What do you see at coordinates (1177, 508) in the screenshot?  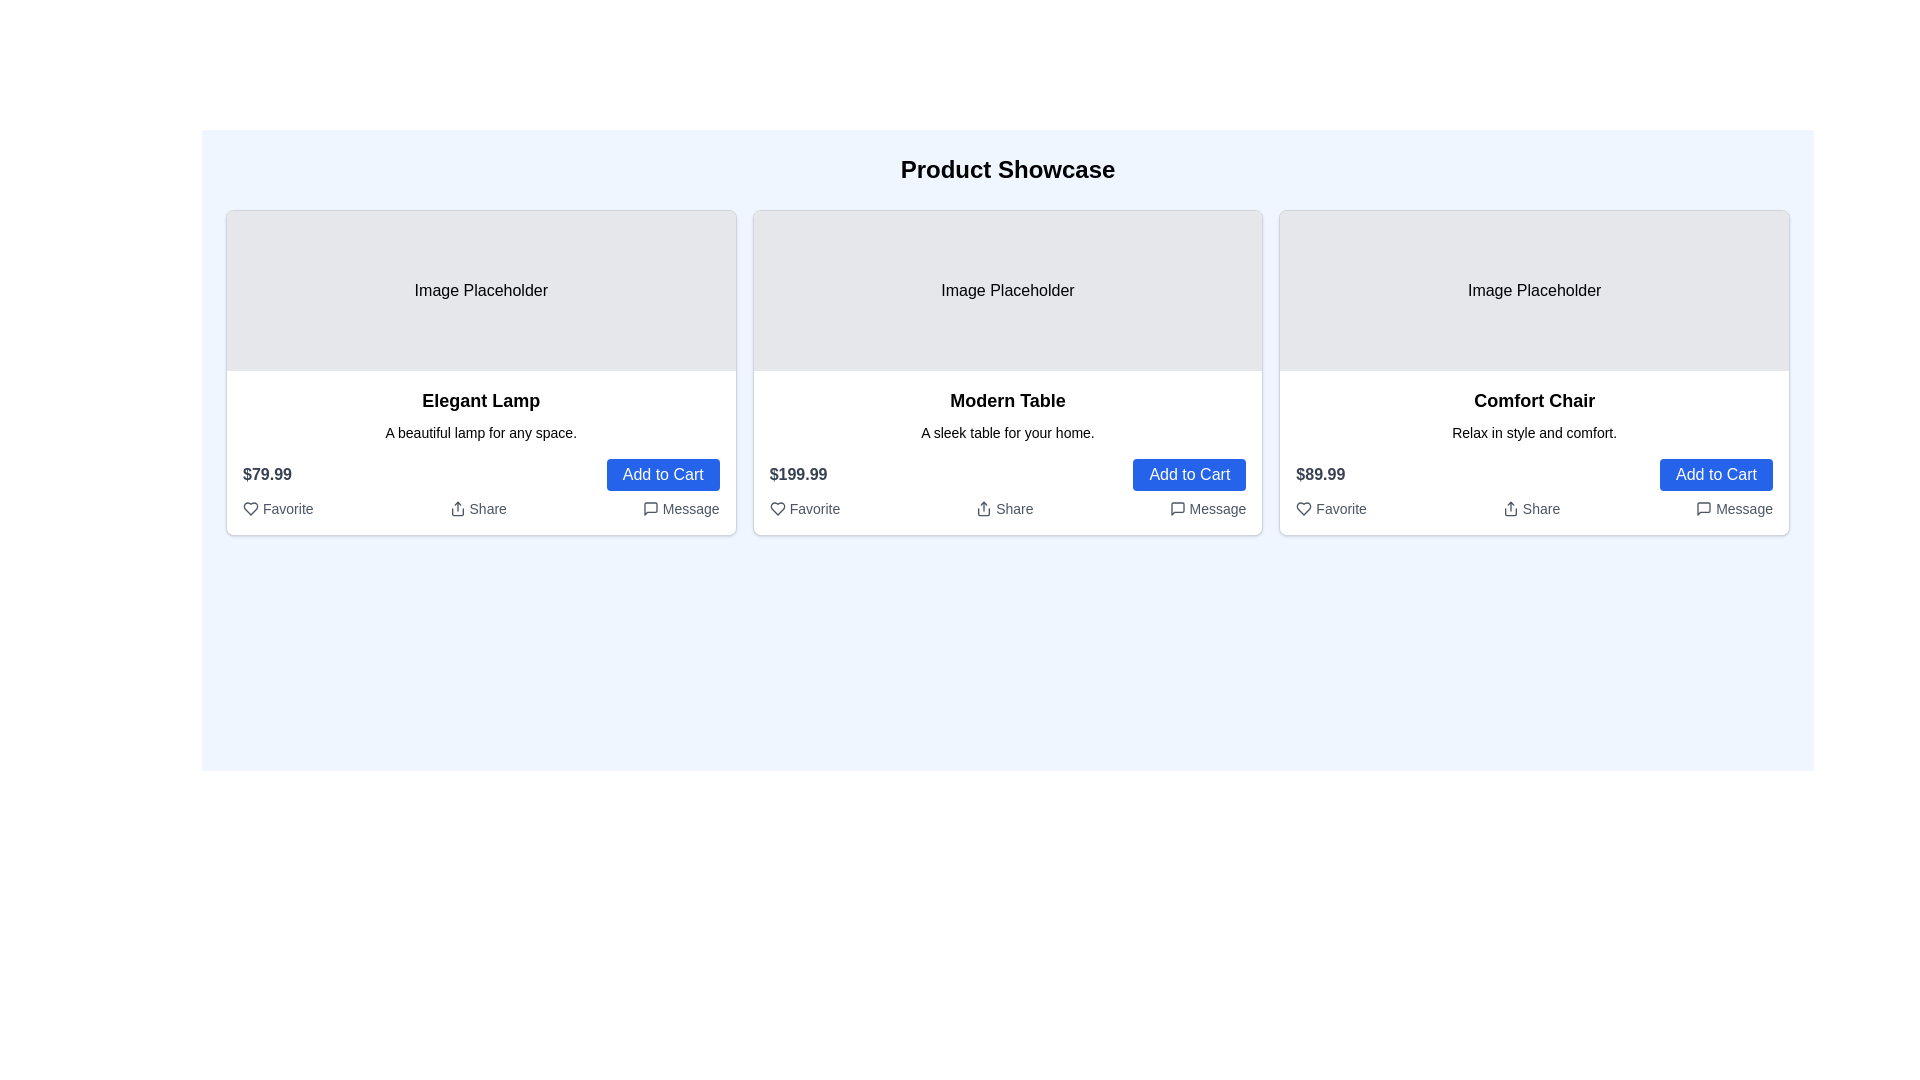 I see `the messaging icon button located in the lower section of the product card for 'Modern Table' to send a message` at bounding box center [1177, 508].